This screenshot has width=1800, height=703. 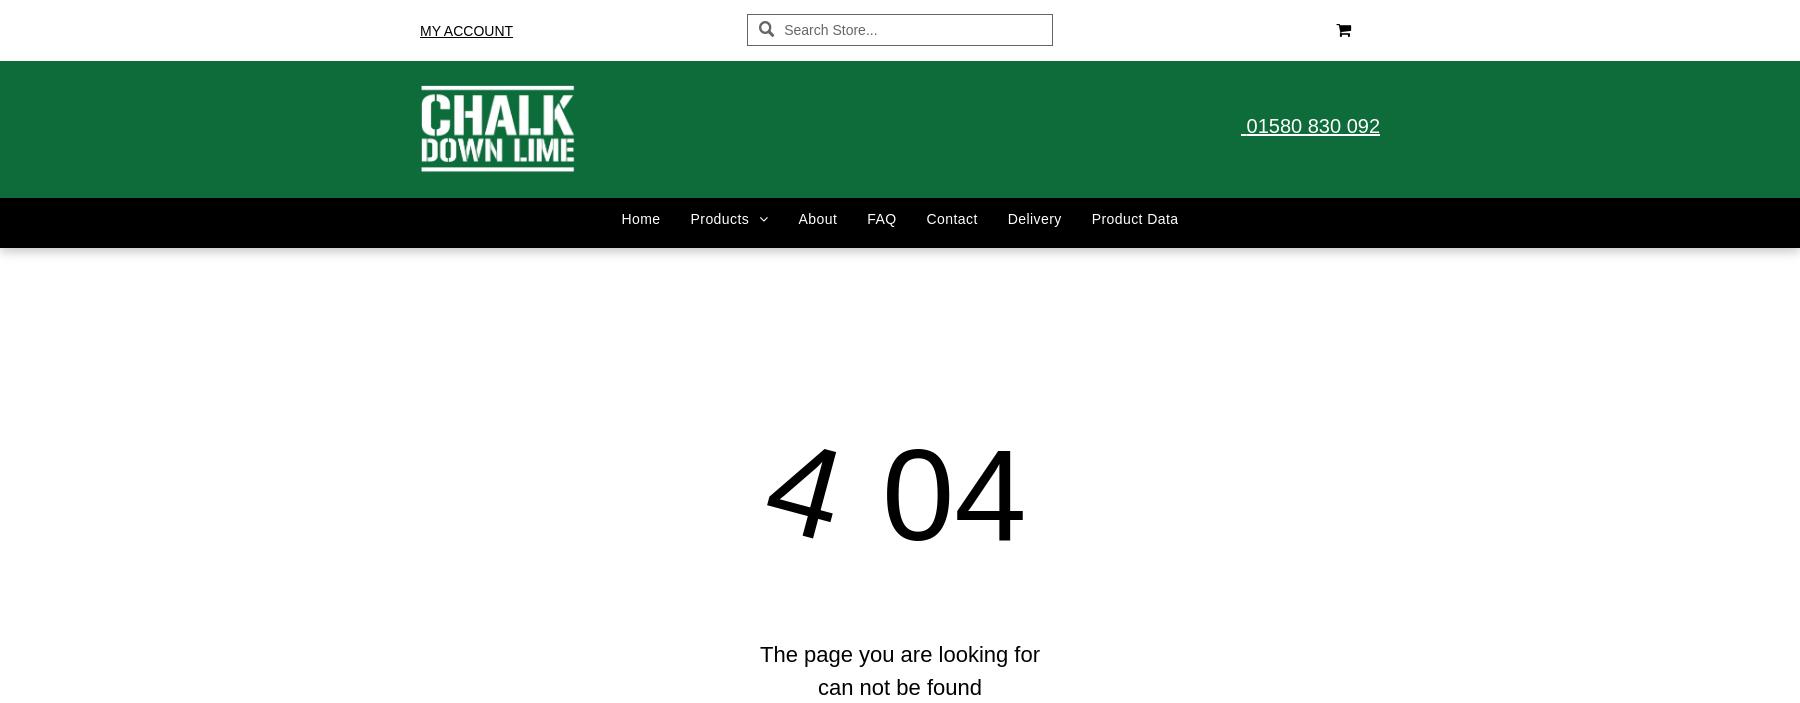 I want to click on 'Share by:', so click(x=81, y=49).